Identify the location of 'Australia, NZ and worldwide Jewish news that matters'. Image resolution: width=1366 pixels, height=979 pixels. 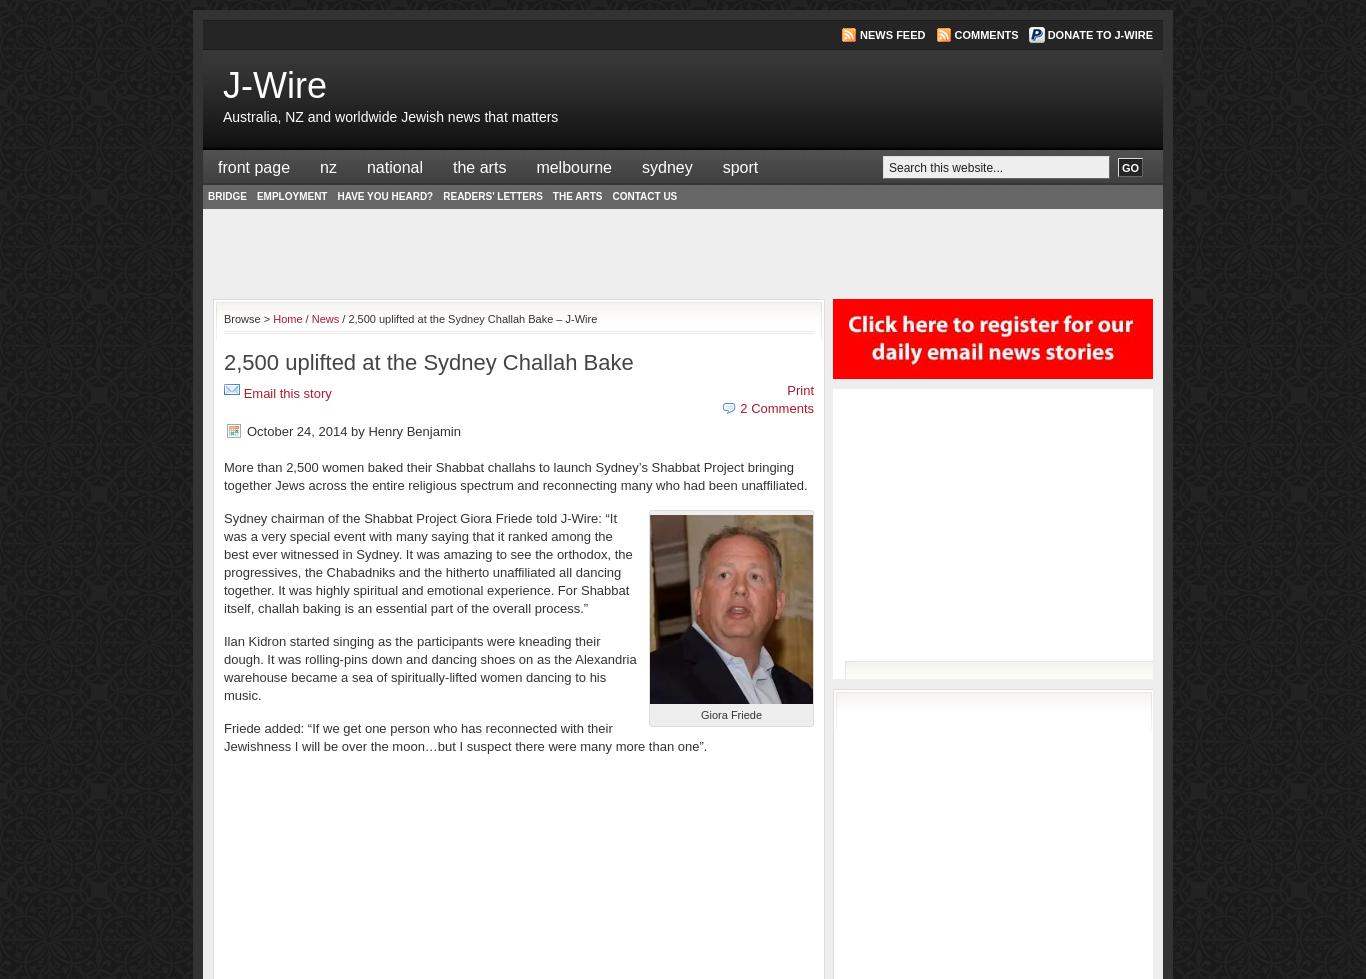
(389, 116).